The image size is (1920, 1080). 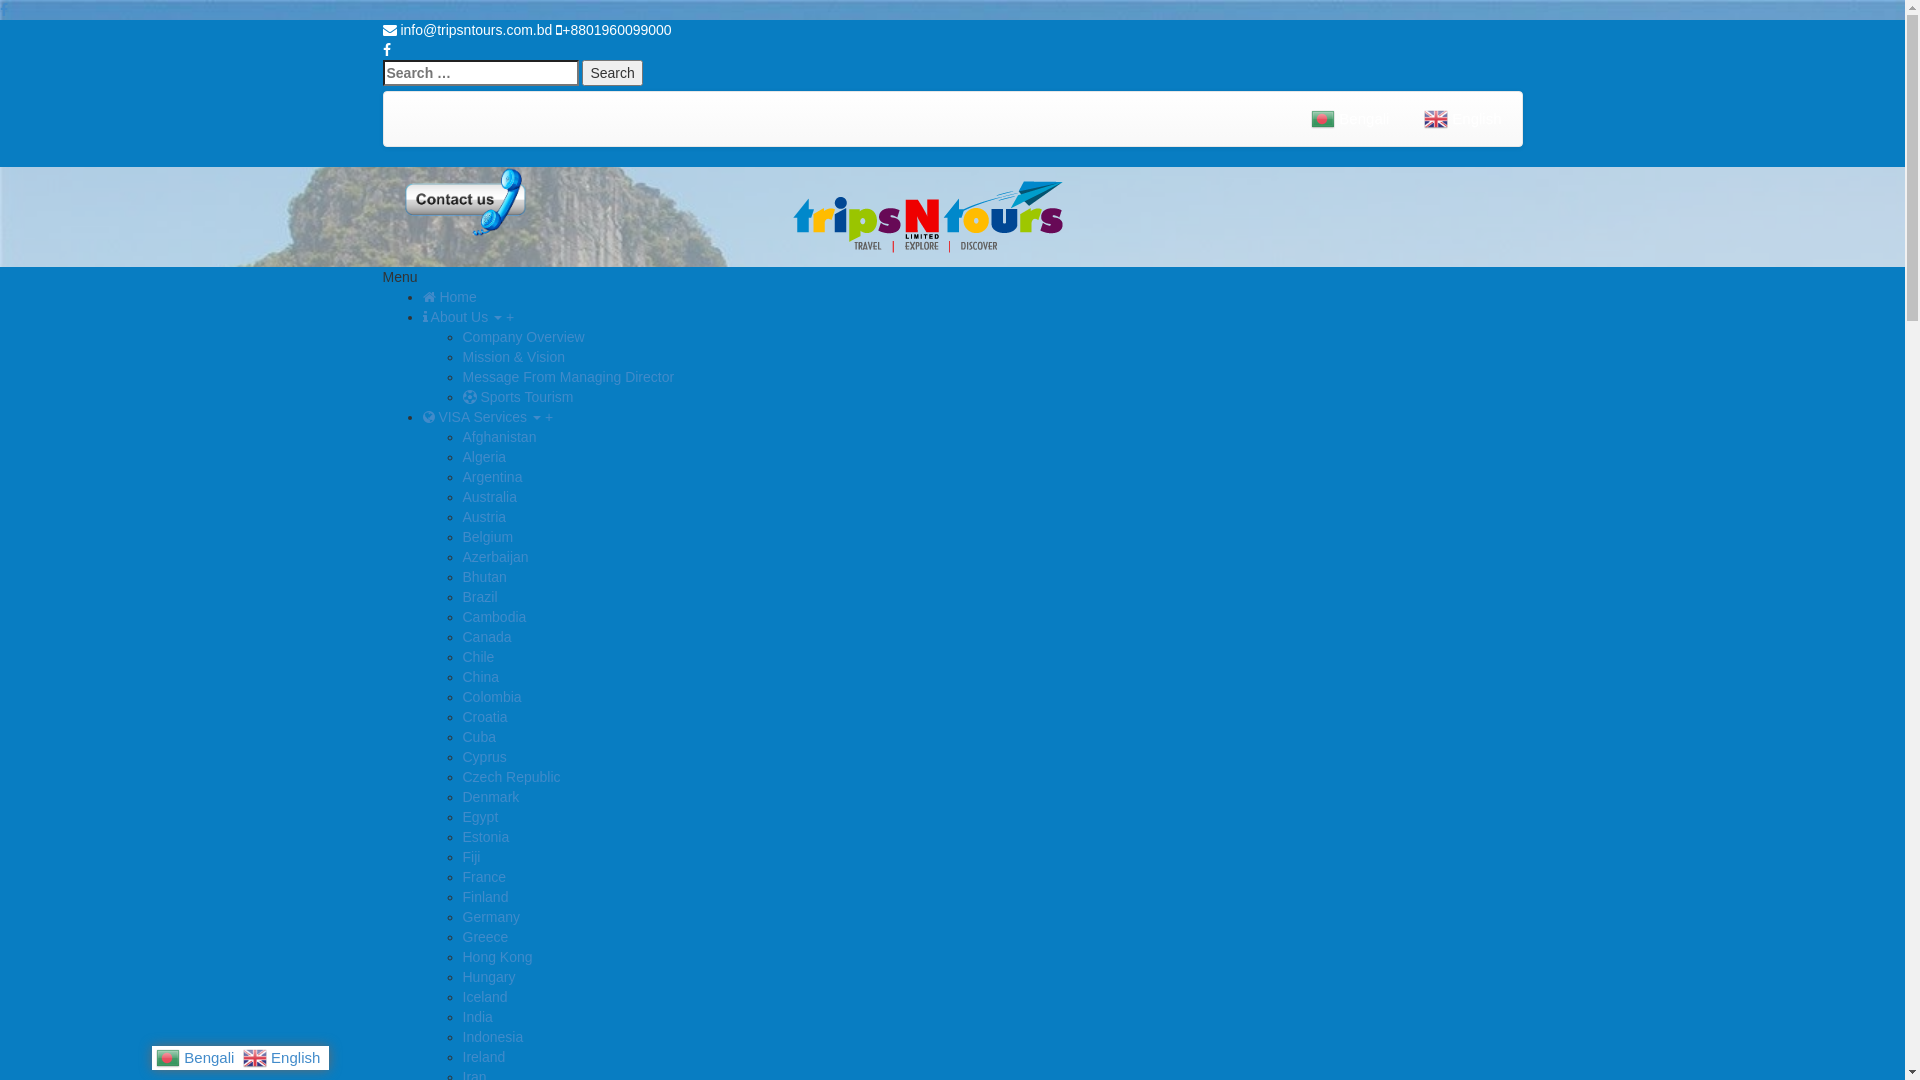 I want to click on '+', so click(x=509, y=315).